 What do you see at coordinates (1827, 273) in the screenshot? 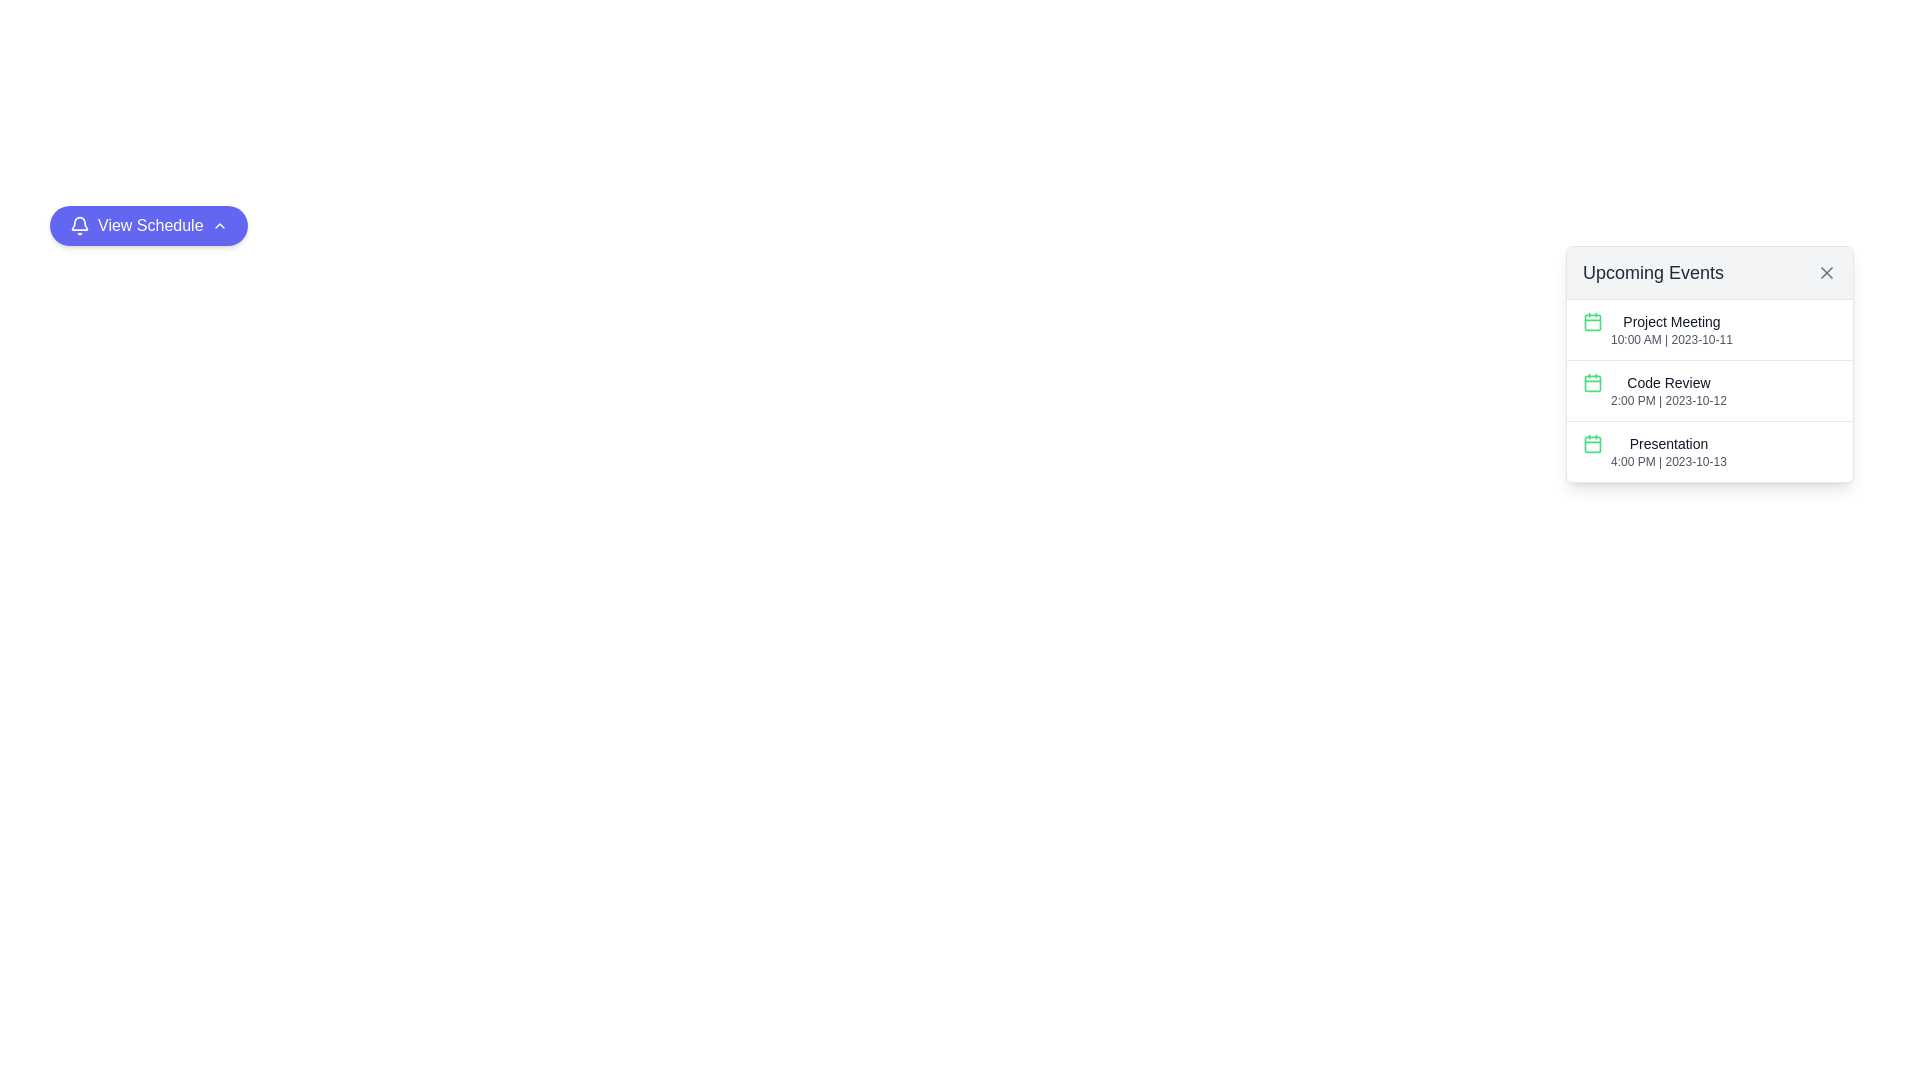
I see `the close button located in the header of the 'Upcoming Events' widget, positioned to the far right next to the title text, to trigger a color change` at bounding box center [1827, 273].